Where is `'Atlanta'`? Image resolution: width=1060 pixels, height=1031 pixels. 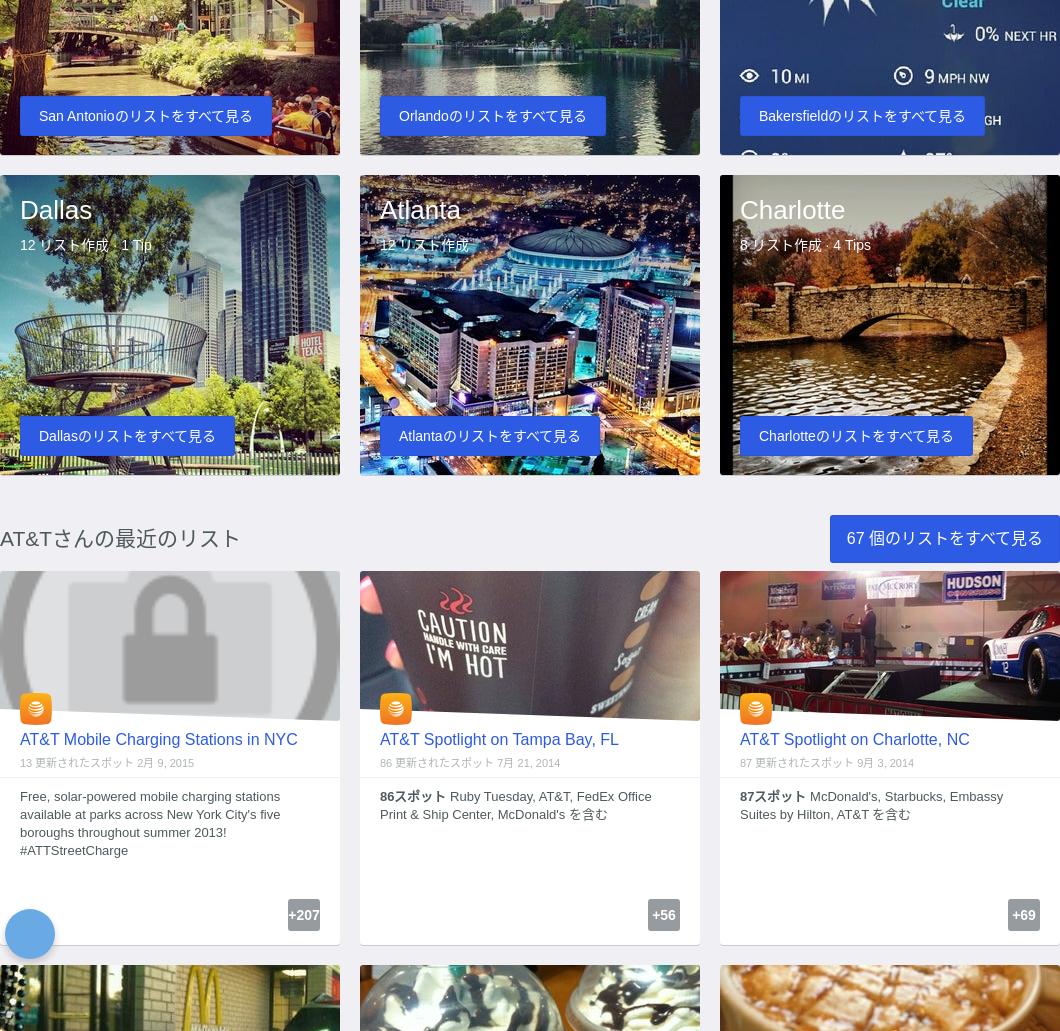
'Atlanta' is located at coordinates (418, 208).